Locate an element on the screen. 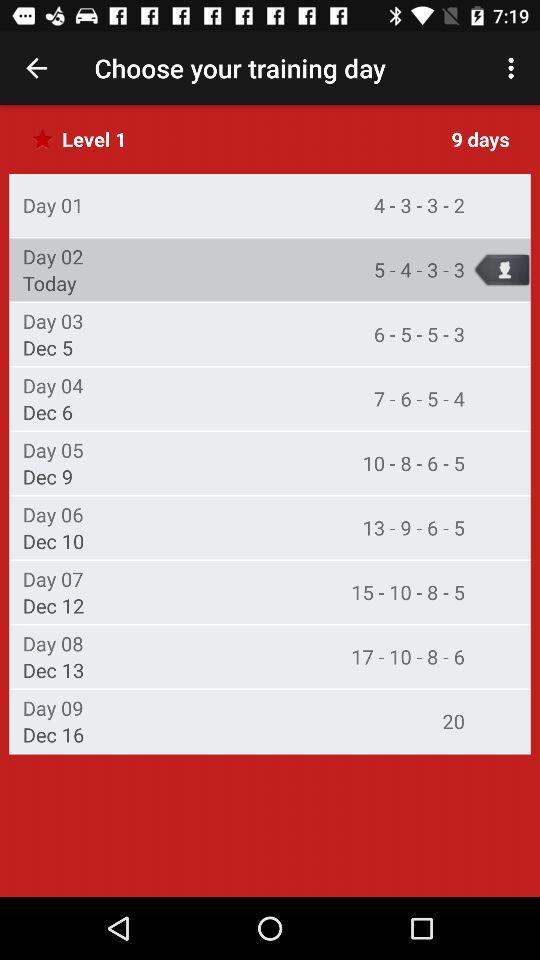 The width and height of the screenshot is (540, 960). today icon is located at coordinates (49, 282).